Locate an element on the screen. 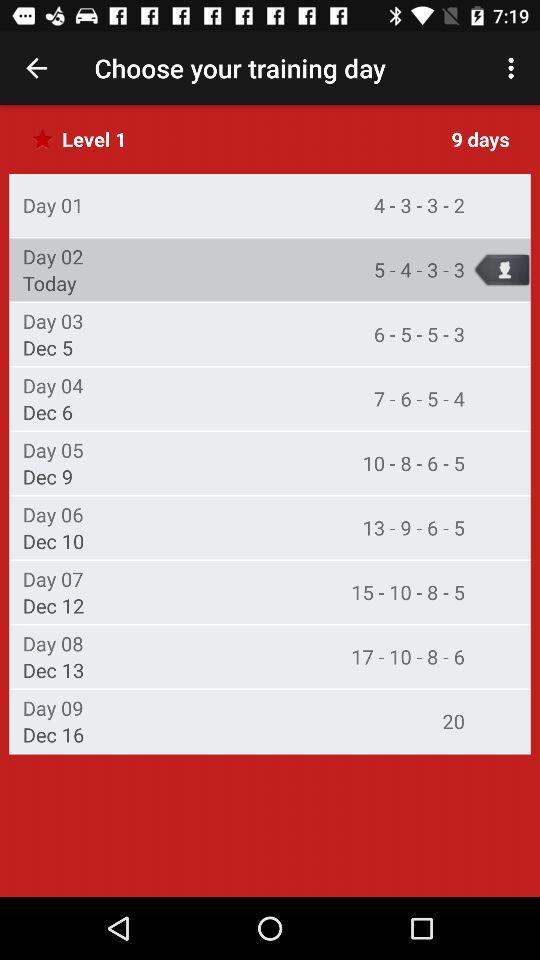 The width and height of the screenshot is (540, 960). today icon is located at coordinates (49, 282).